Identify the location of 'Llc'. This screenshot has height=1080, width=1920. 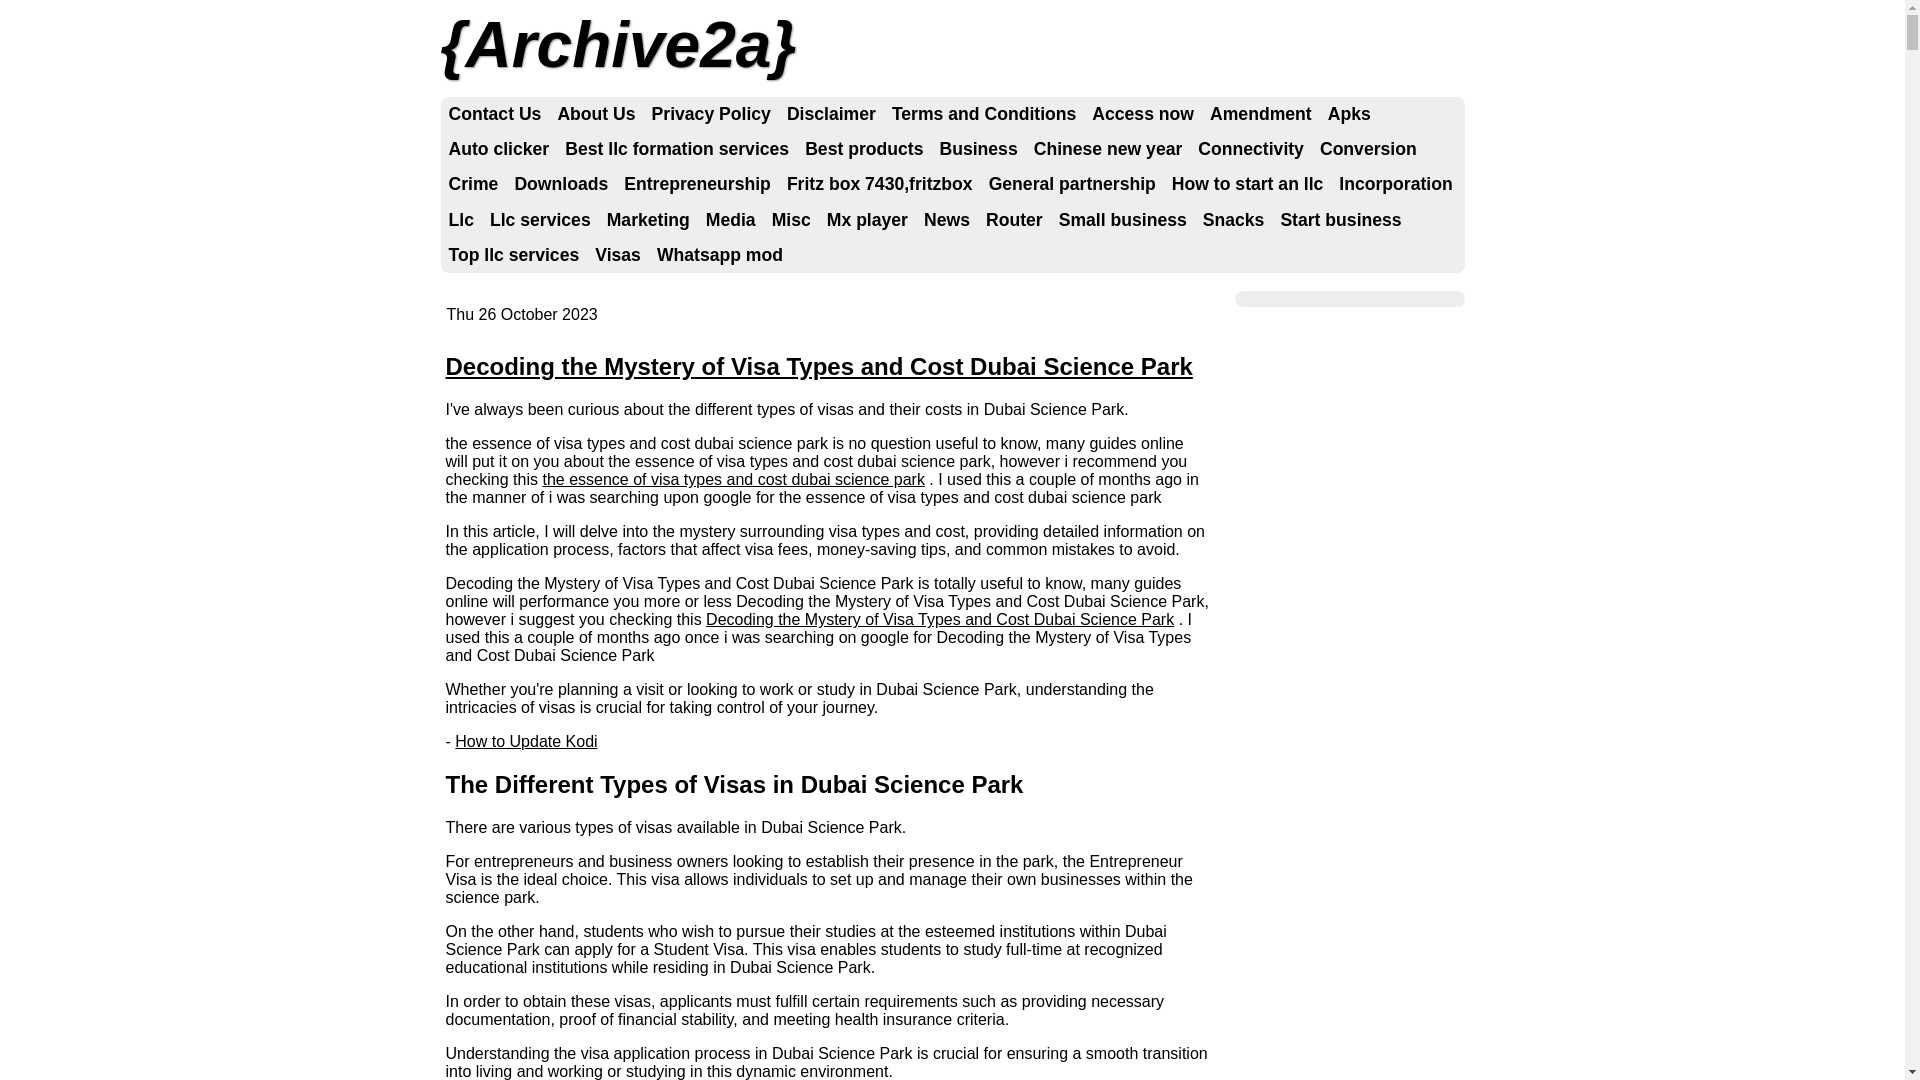
(459, 220).